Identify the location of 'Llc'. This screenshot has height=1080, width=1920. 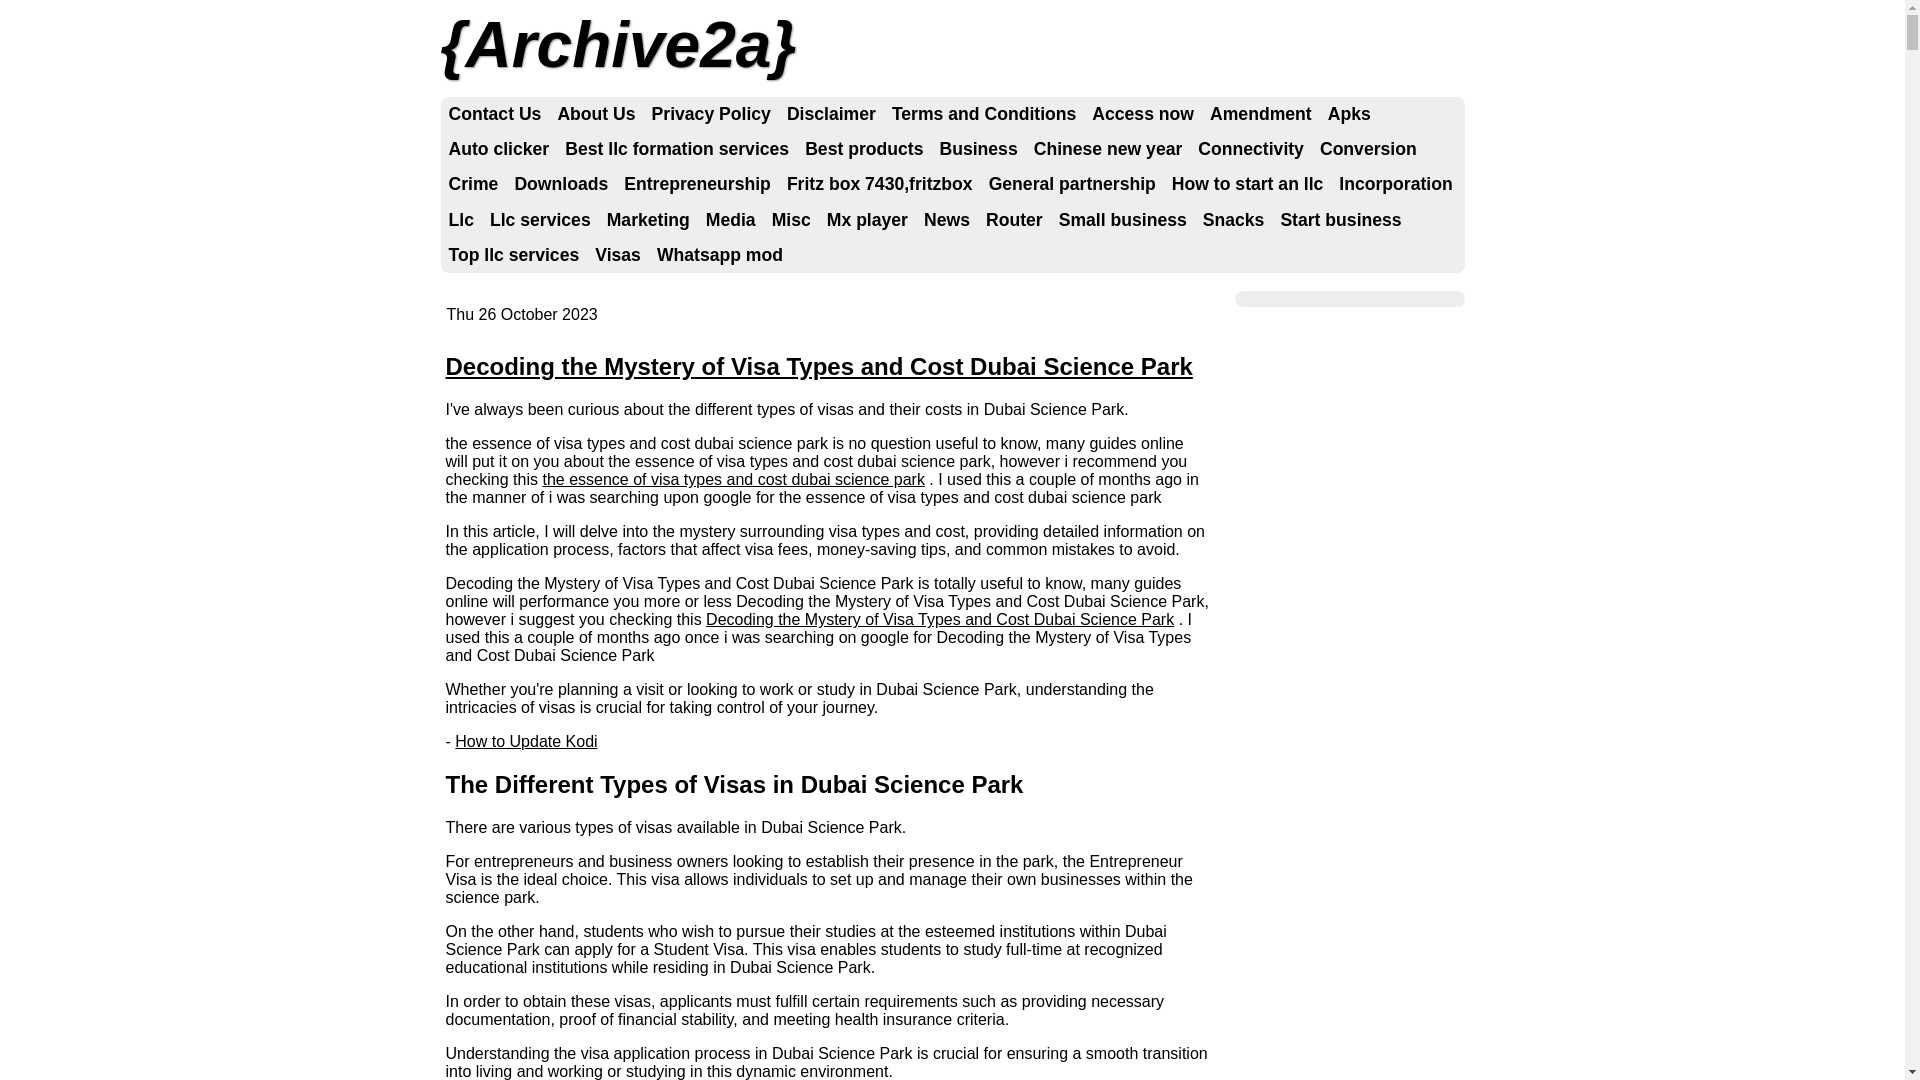
(459, 220).